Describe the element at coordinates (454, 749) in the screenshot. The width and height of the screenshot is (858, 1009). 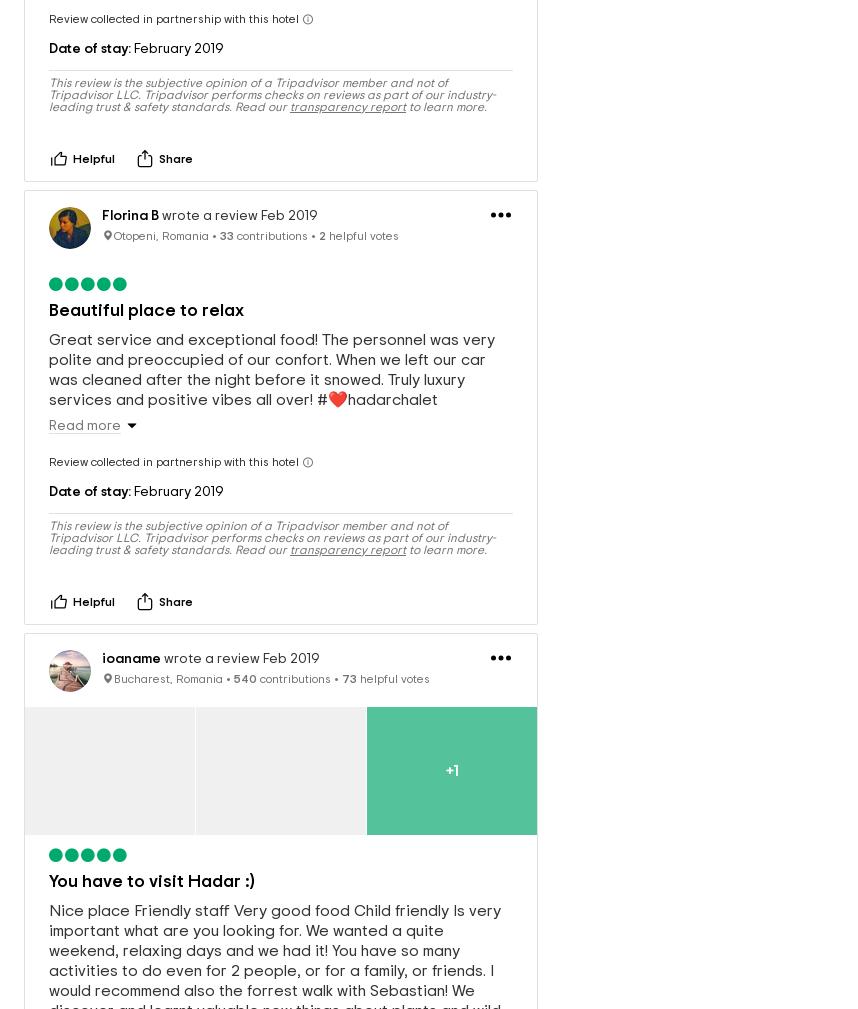
I see `'1'` at that location.